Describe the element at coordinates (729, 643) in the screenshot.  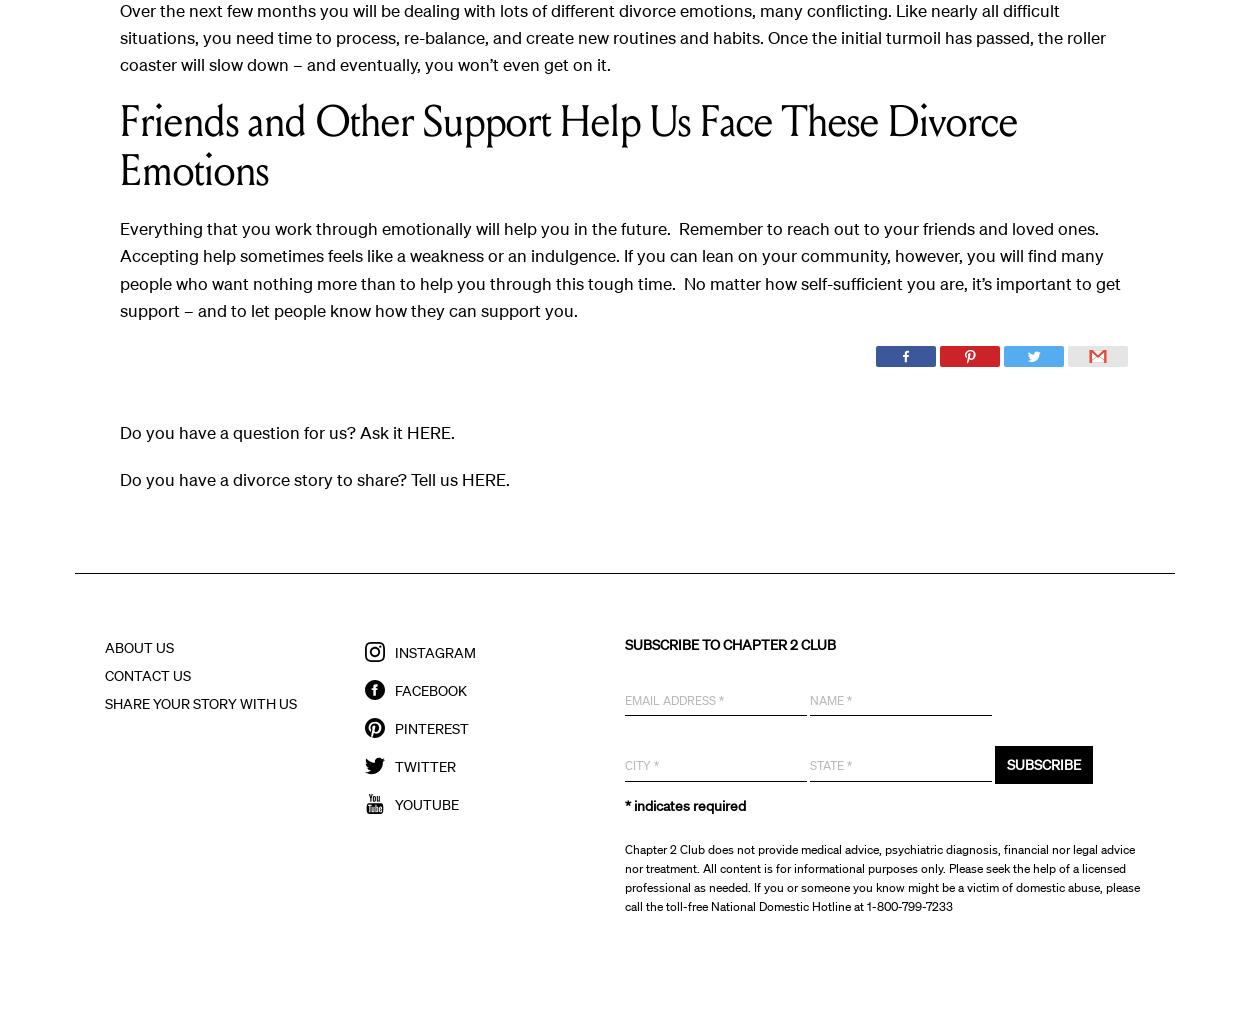
I see `'SUBSCRIBE TO CHAPTER 2 CLUB'` at that location.